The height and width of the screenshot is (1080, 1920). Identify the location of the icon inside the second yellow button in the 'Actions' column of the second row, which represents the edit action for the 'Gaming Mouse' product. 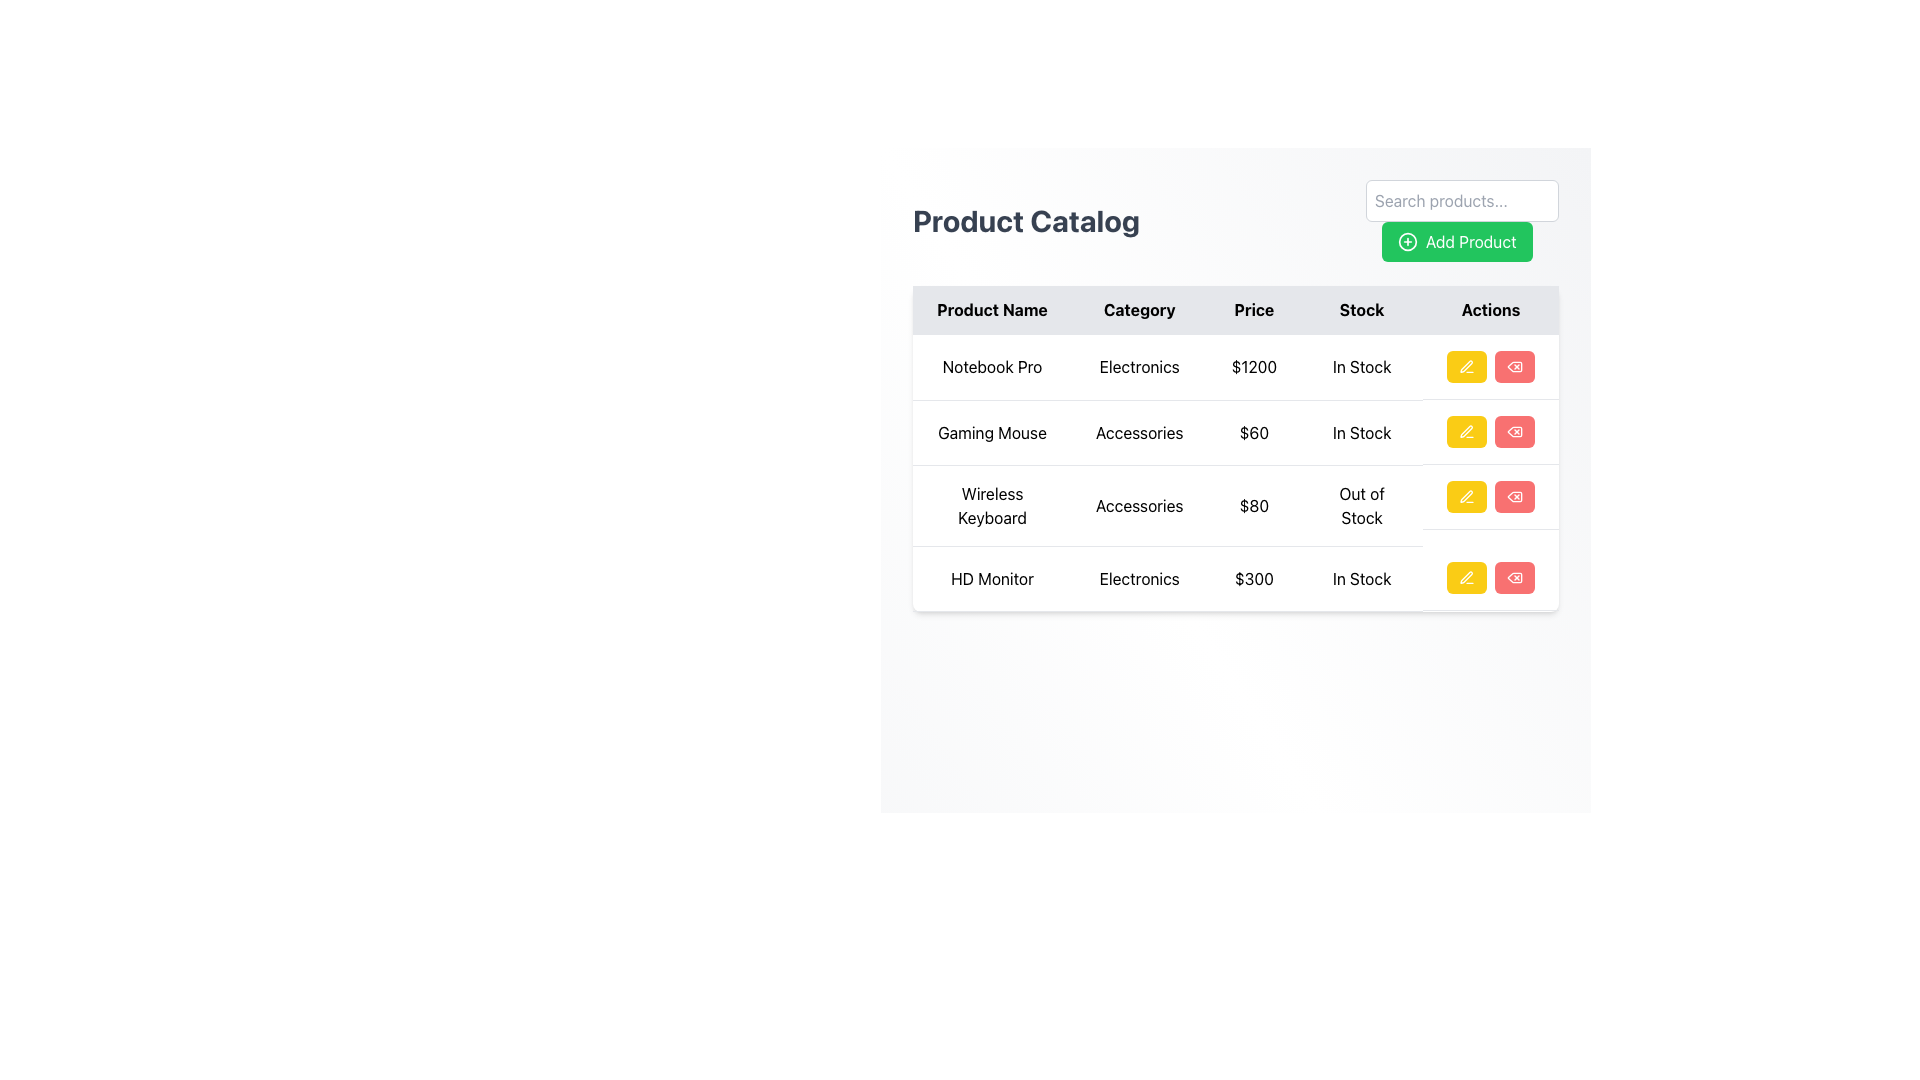
(1467, 431).